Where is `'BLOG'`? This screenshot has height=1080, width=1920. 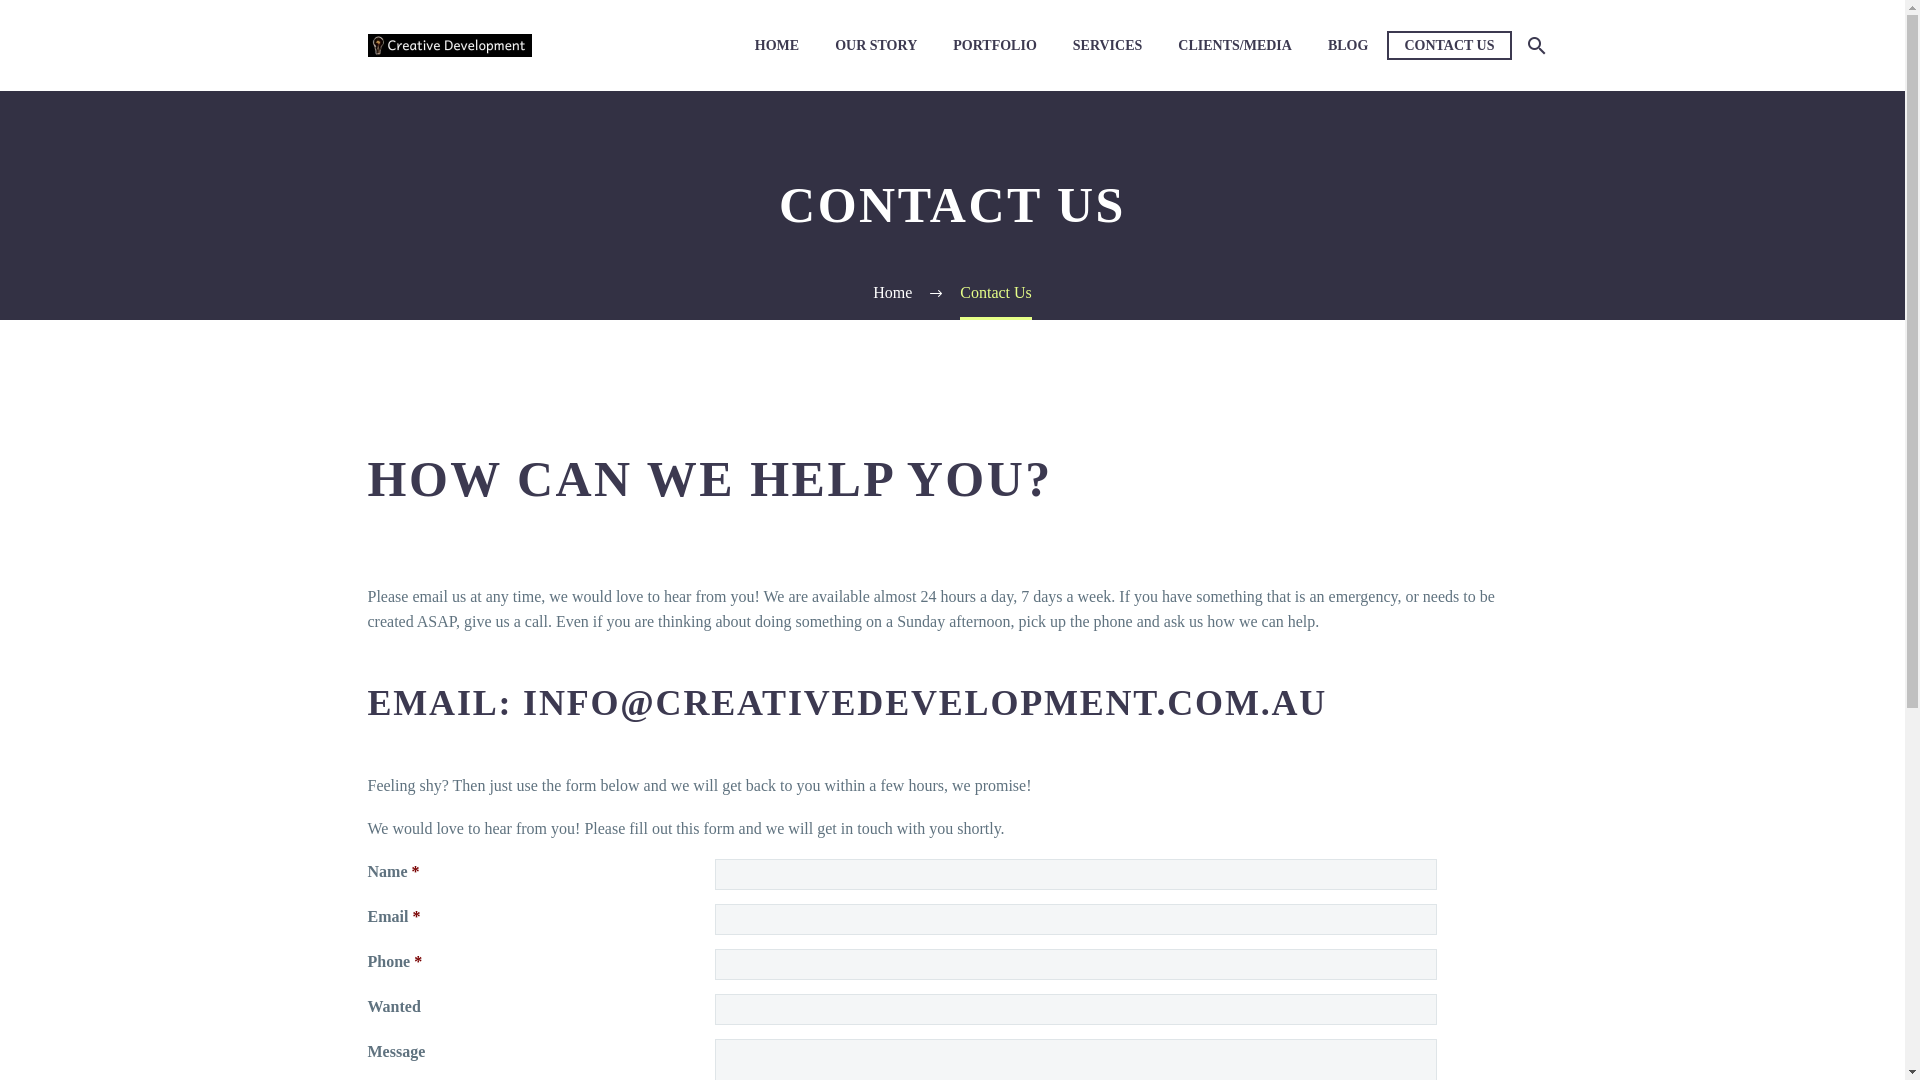 'BLOG' is located at coordinates (1348, 45).